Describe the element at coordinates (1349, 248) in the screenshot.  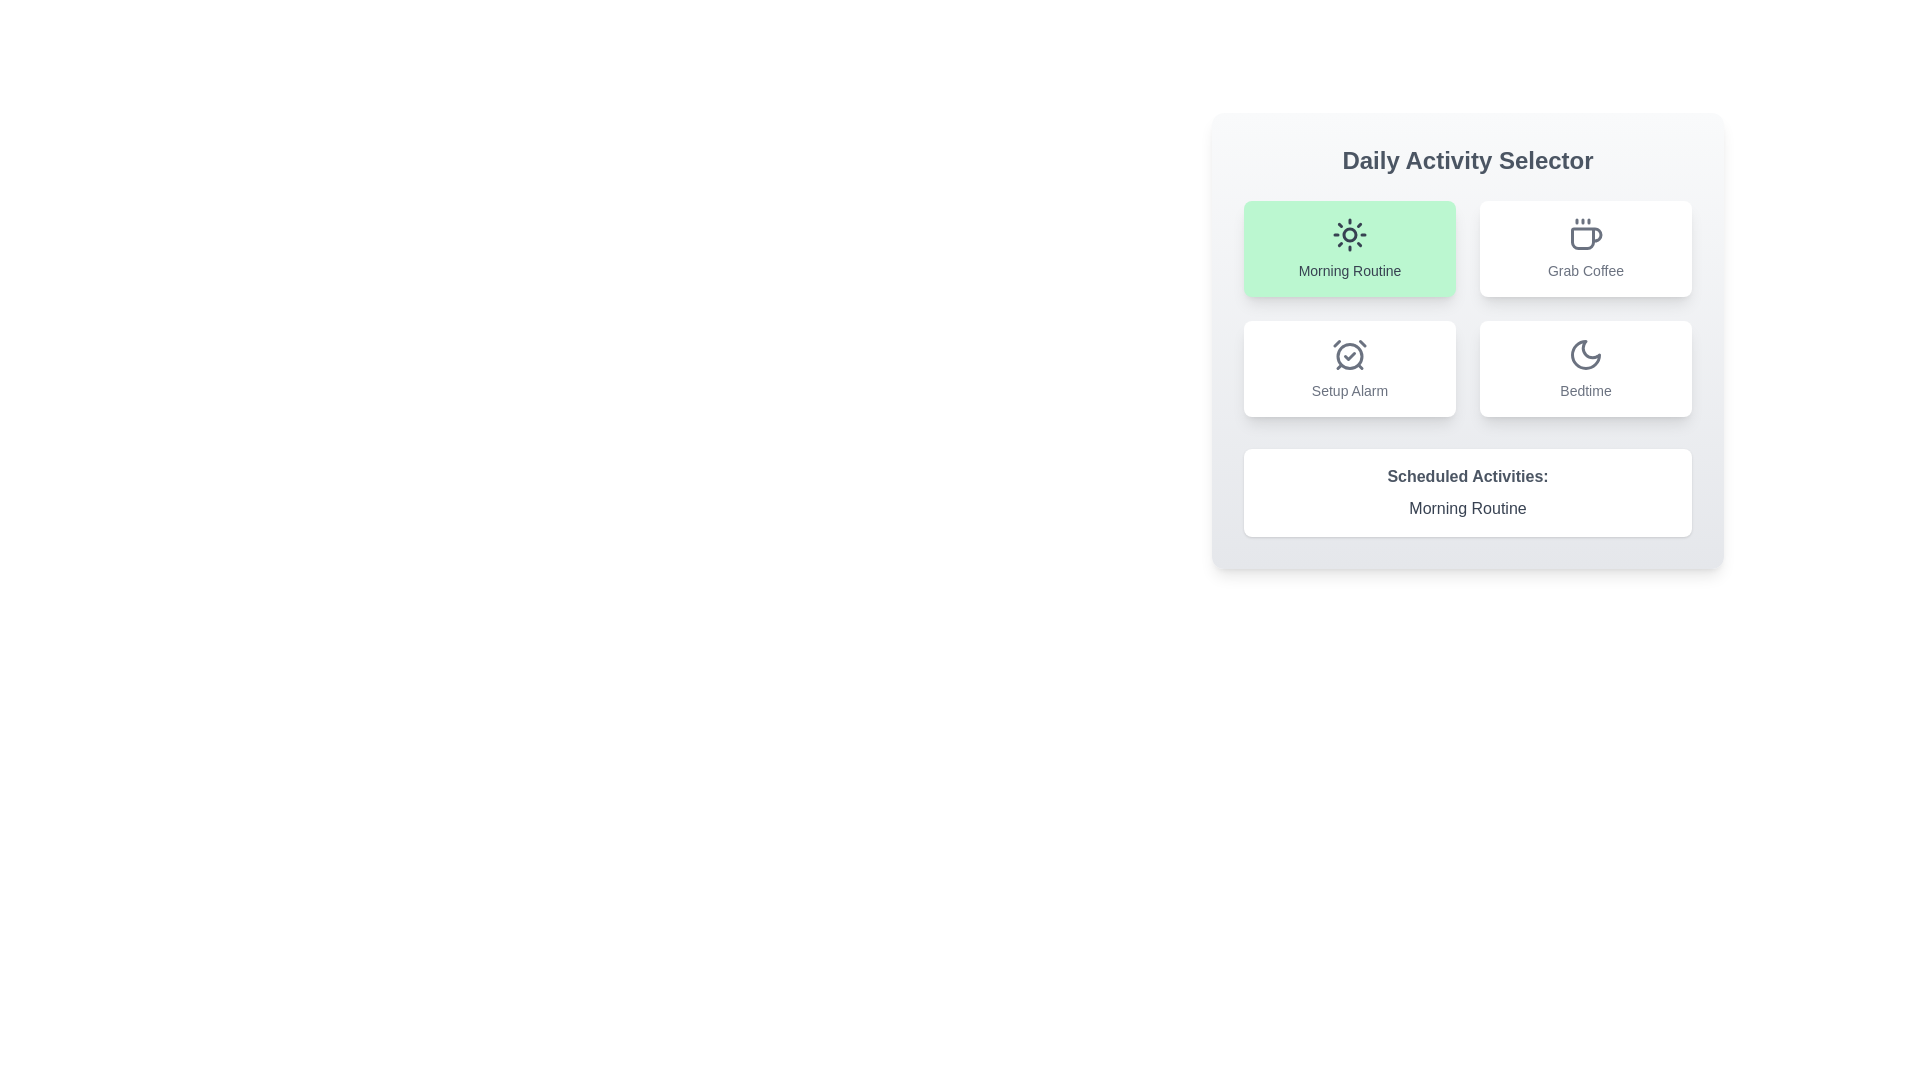
I see `the activity Morning Routine by clicking its button` at that location.